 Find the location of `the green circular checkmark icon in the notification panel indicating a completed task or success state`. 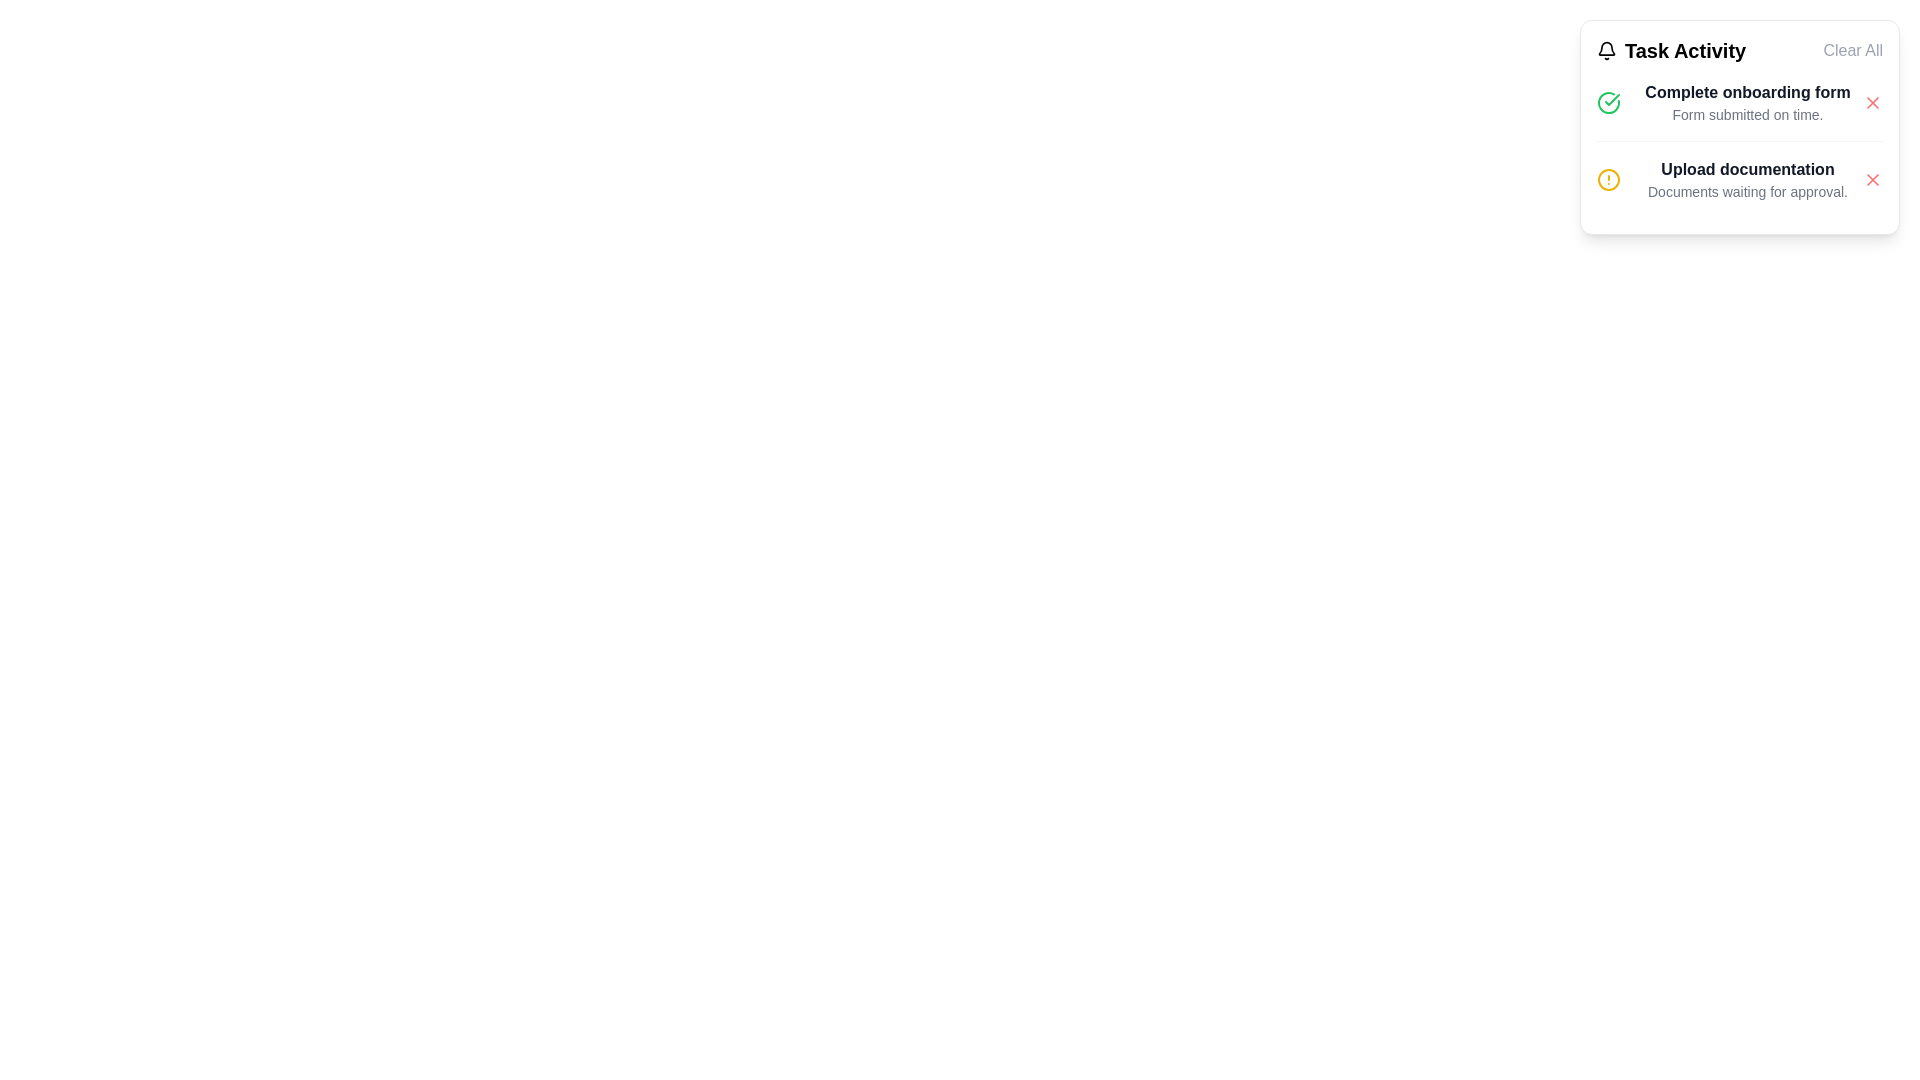

the green circular checkmark icon in the notification panel indicating a completed task or success state is located at coordinates (1608, 103).